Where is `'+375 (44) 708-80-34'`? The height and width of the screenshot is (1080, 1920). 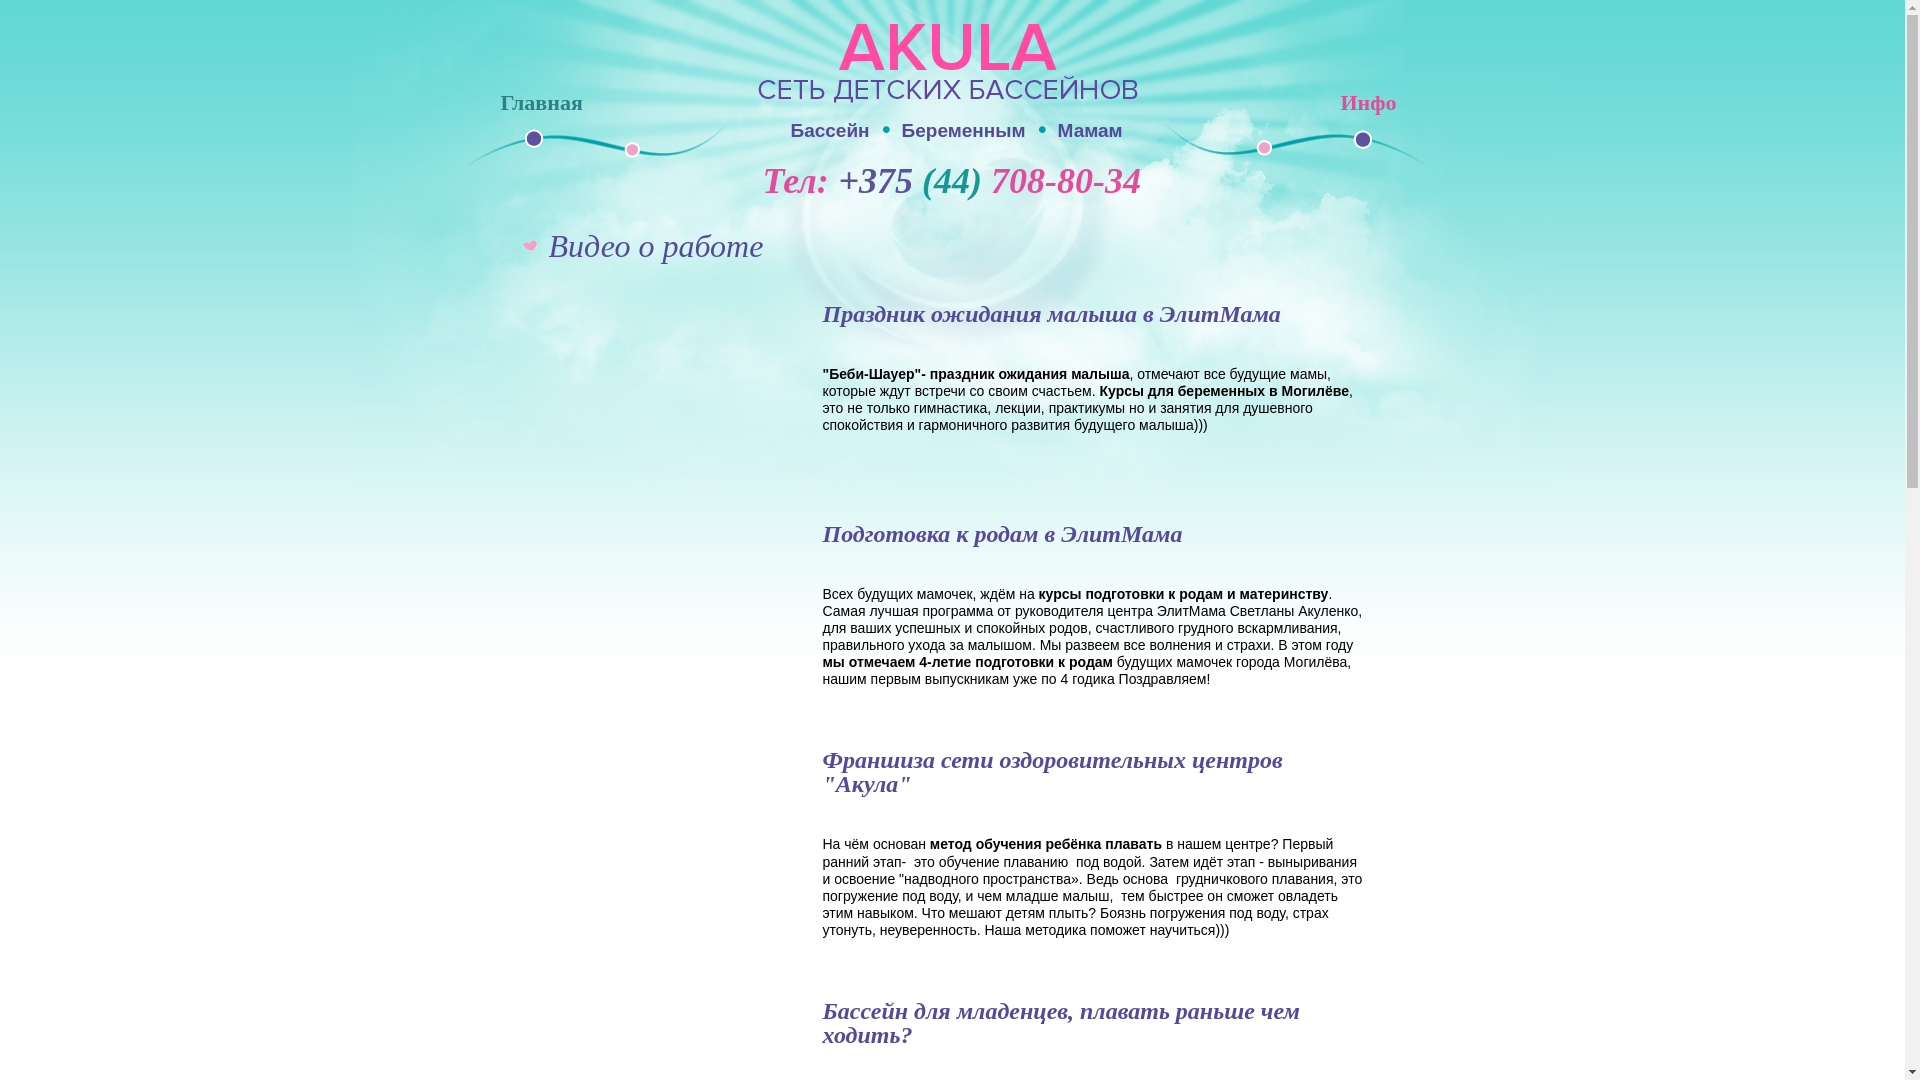 '+375 (44) 708-80-34' is located at coordinates (988, 181).